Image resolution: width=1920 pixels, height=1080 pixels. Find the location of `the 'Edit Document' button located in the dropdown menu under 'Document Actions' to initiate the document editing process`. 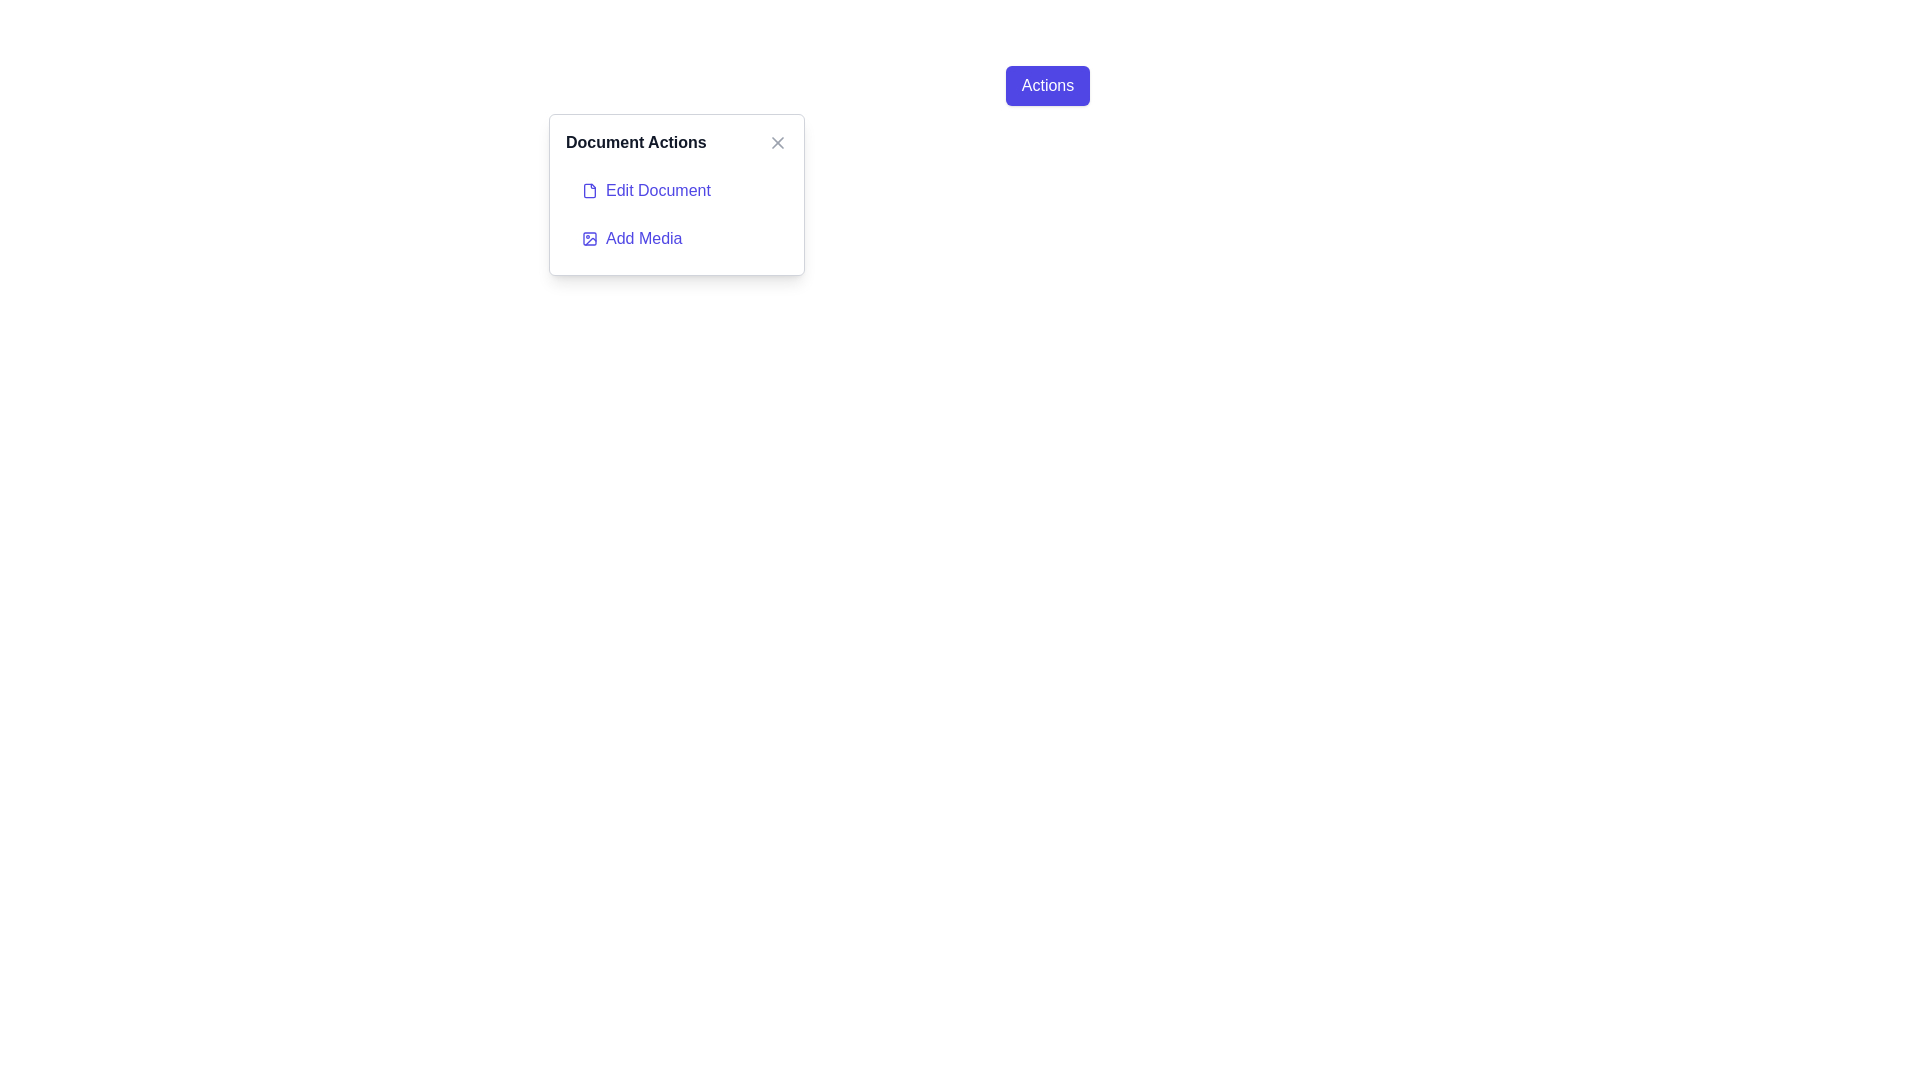

the 'Edit Document' button located in the dropdown menu under 'Document Actions' to initiate the document editing process is located at coordinates (676, 191).